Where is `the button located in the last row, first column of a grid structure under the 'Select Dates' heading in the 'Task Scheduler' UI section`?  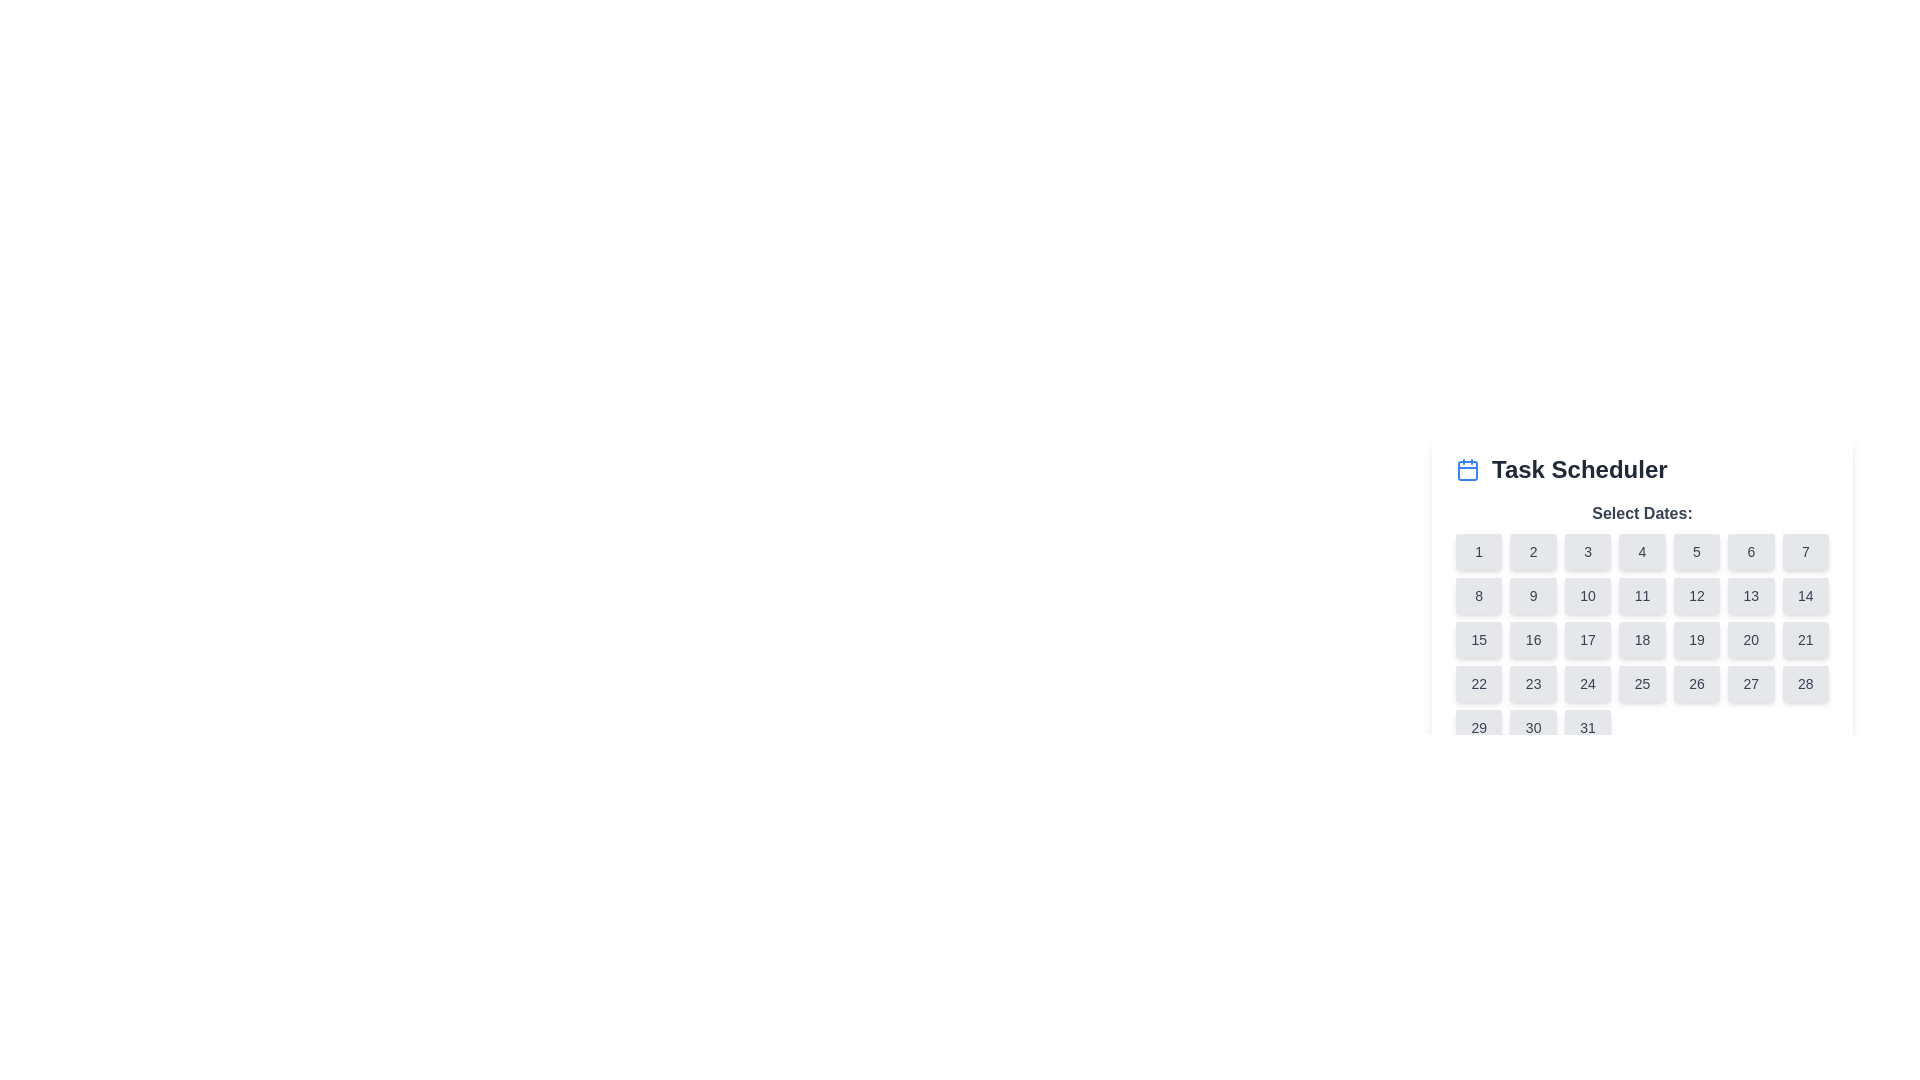
the button located in the last row, first column of a grid structure under the 'Select Dates' heading in the 'Task Scheduler' UI section is located at coordinates (1479, 728).